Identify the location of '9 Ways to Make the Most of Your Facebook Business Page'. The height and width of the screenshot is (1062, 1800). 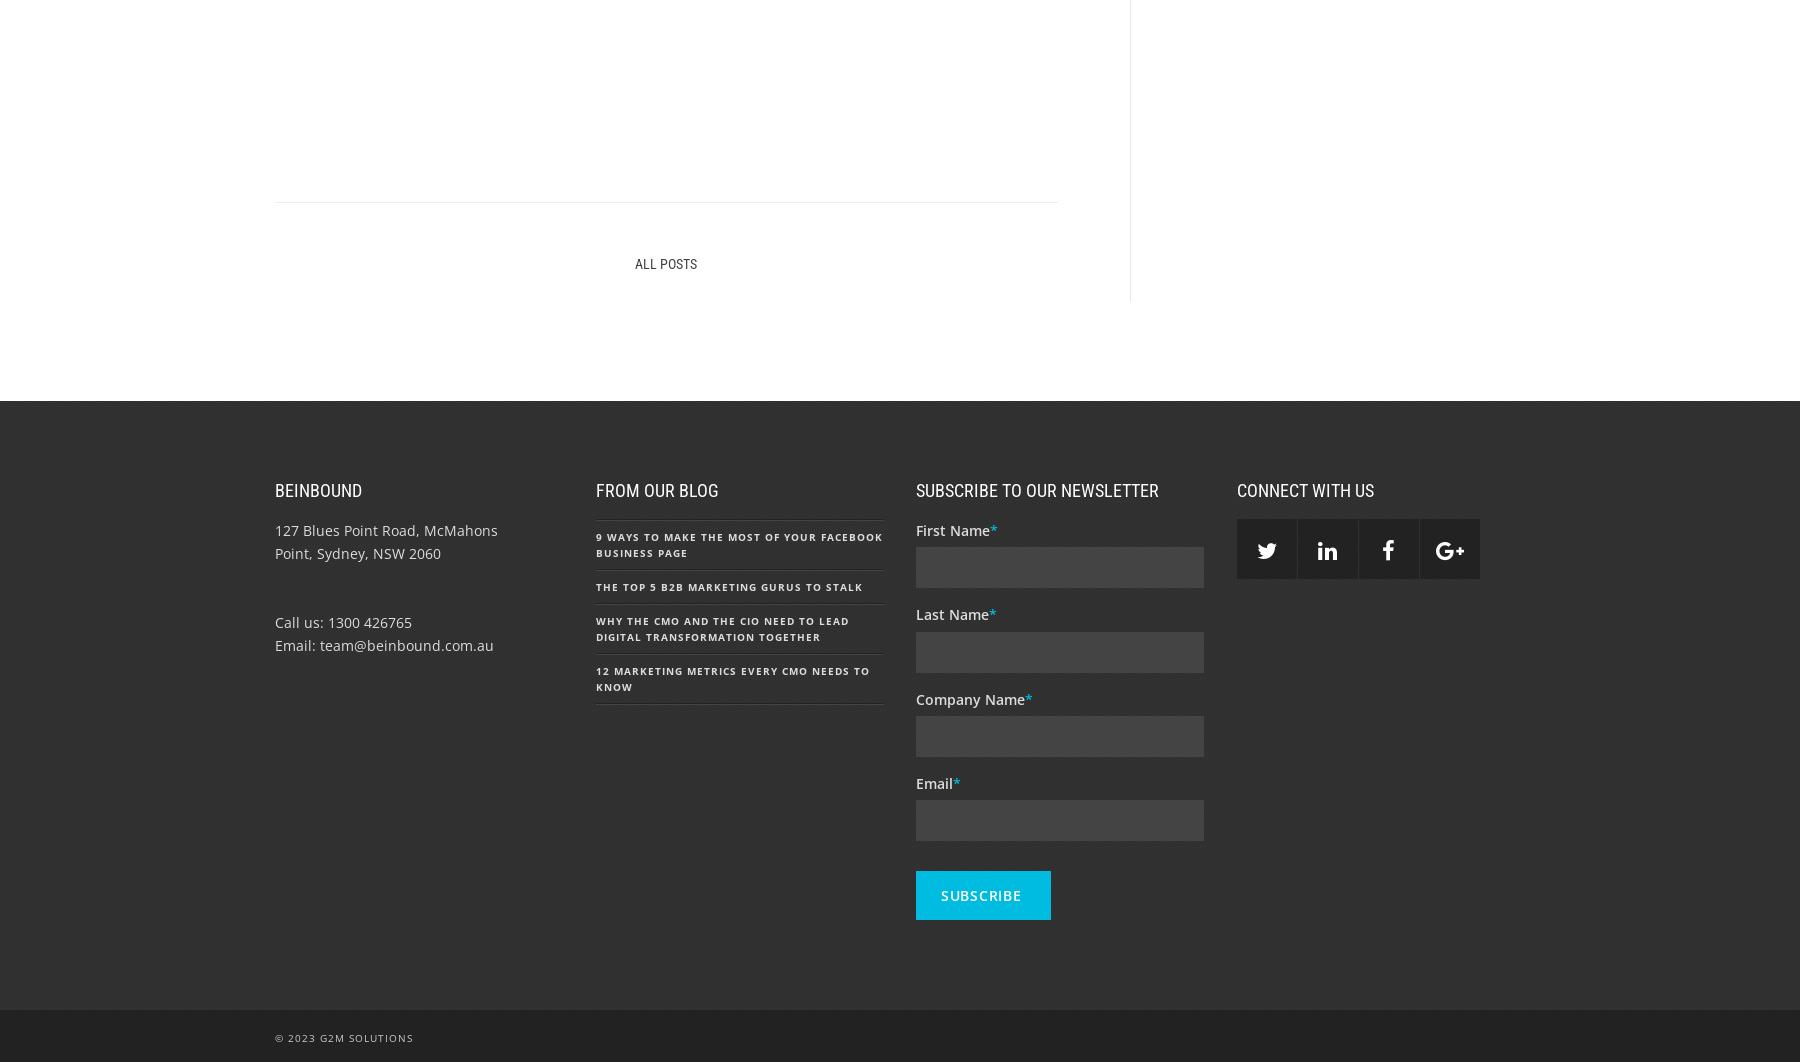
(737, 543).